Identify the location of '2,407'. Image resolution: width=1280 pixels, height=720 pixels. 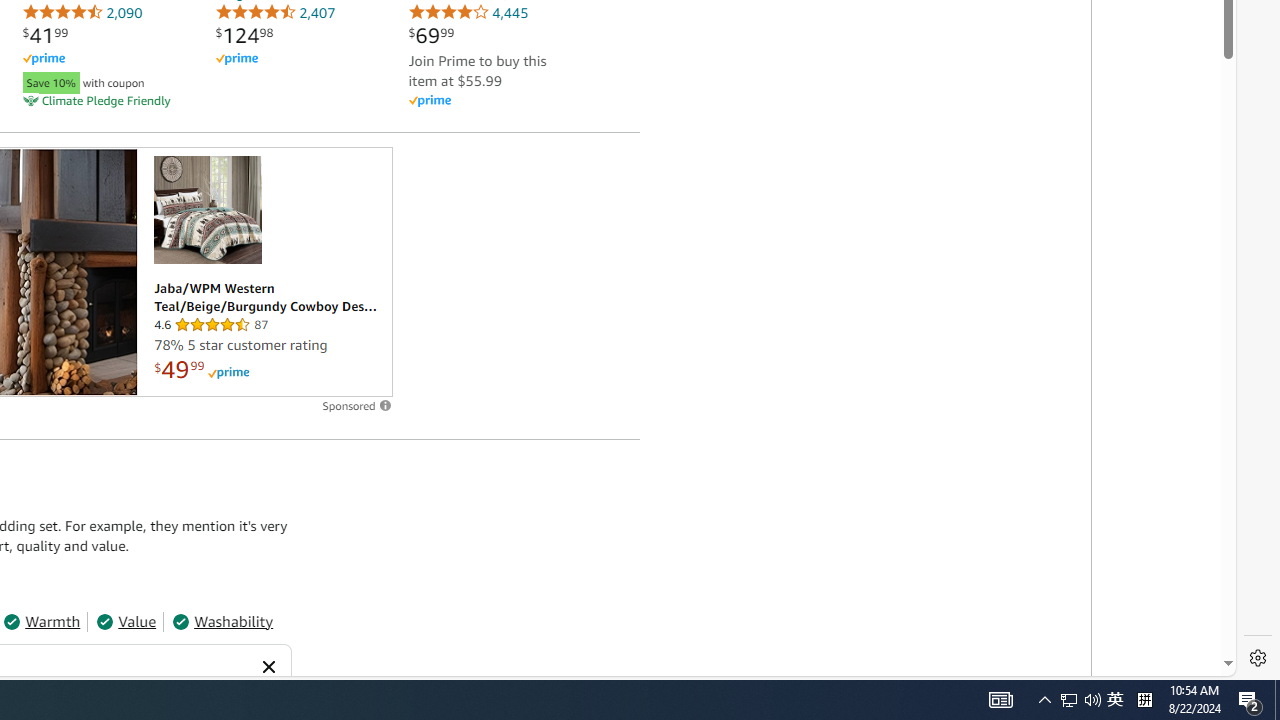
(274, 12).